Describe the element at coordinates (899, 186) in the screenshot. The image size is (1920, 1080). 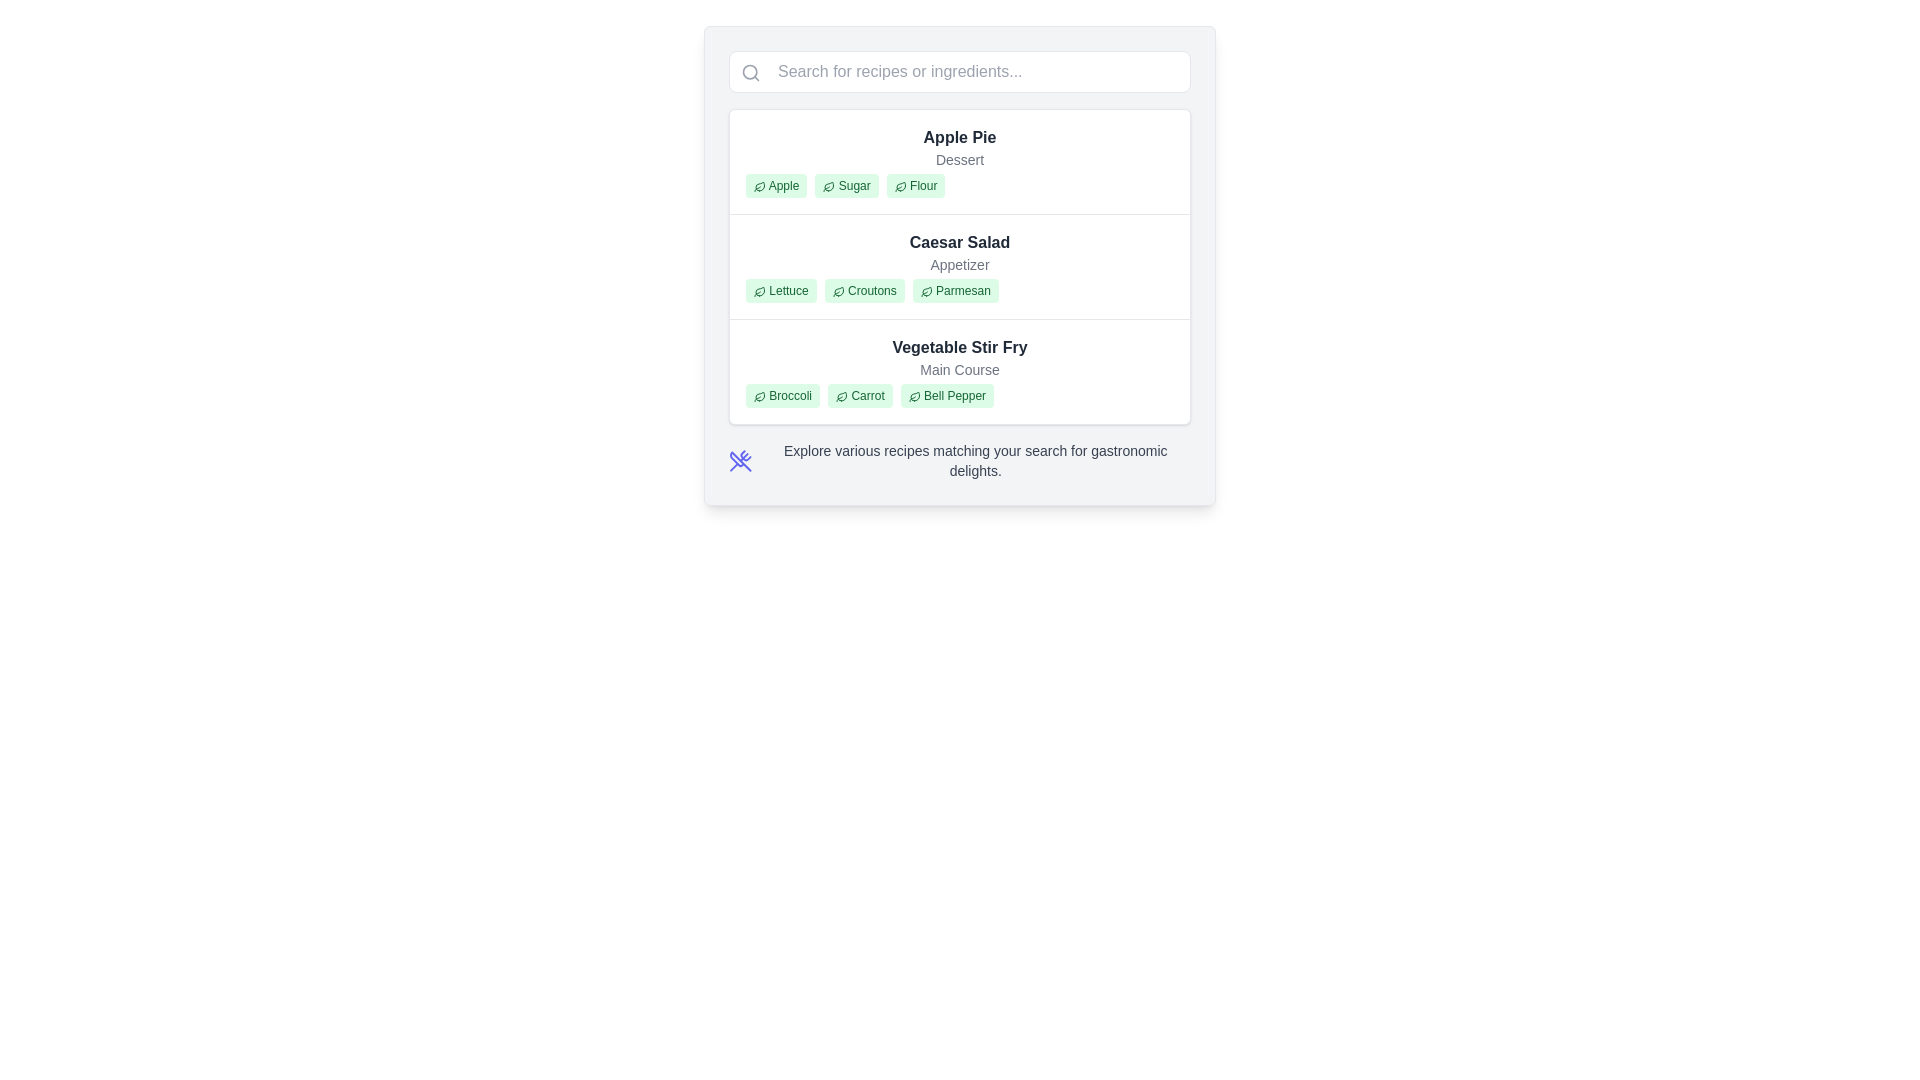
I see `the decorative icon indicating the ingredient 'Flour' located to the left of the text within the label for 'Apple Pie'` at that location.